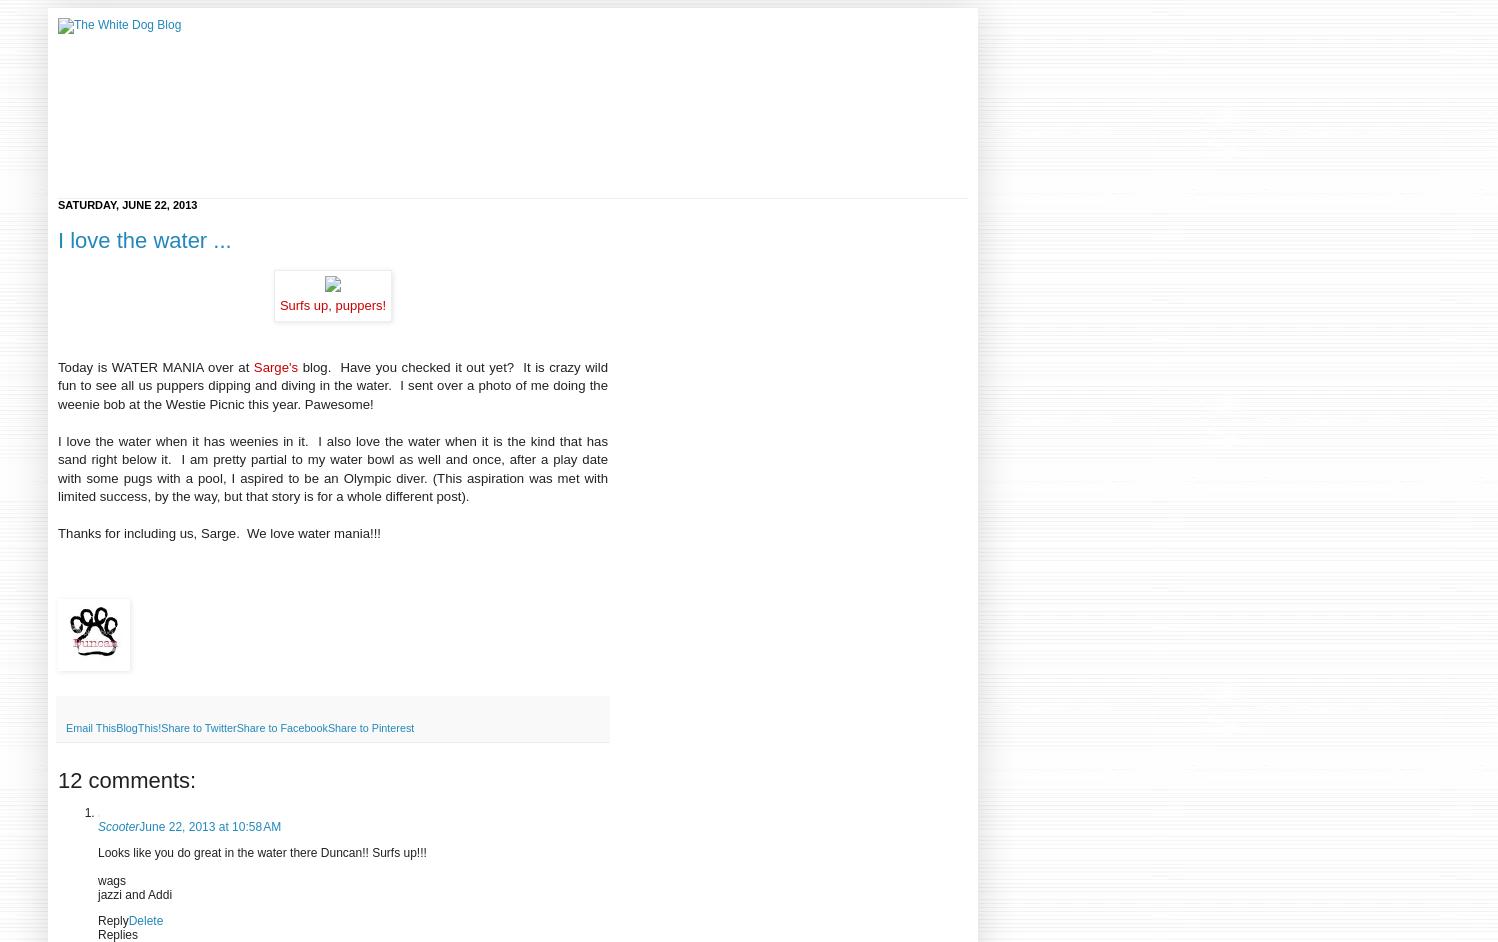 The image size is (1498, 942). What do you see at coordinates (96, 932) in the screenshot?
I see `'Replies'` at bounding box center [96, 932].